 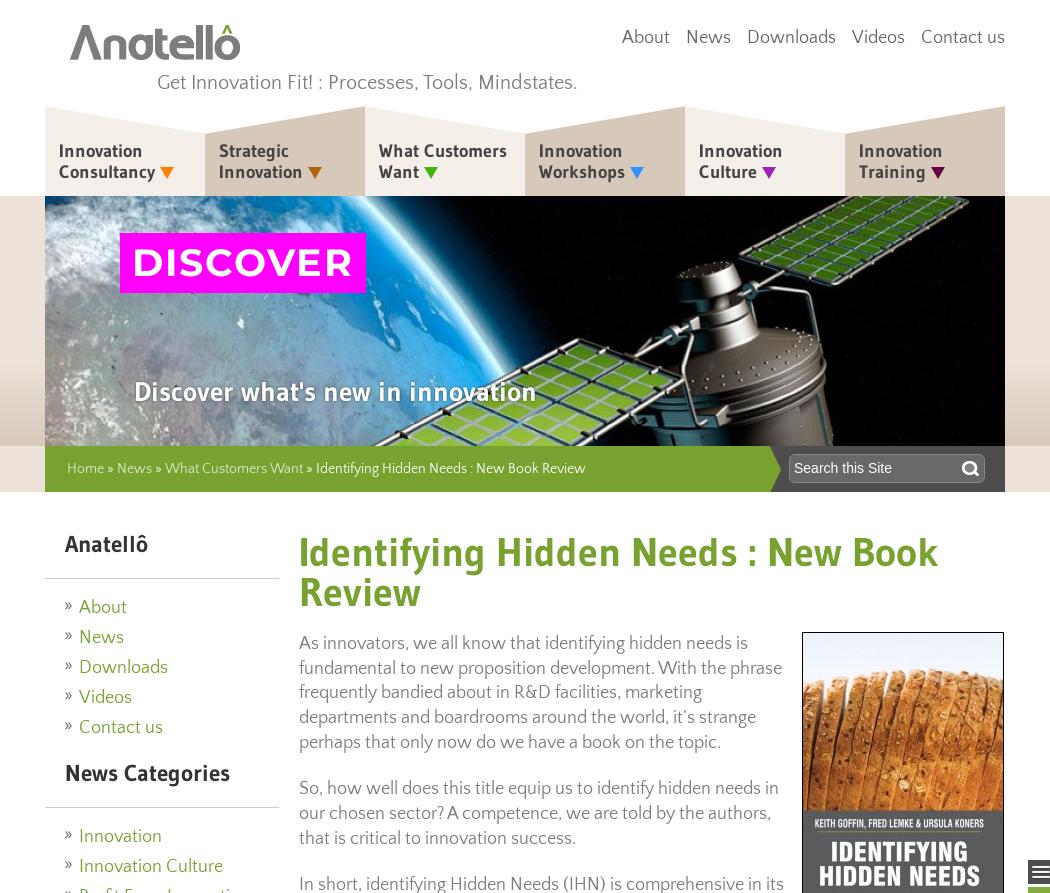 What do you see at coordinates (150, 865) in the screenshot?
I see `'Innovation Culture'` at bounding box center [150, 865].